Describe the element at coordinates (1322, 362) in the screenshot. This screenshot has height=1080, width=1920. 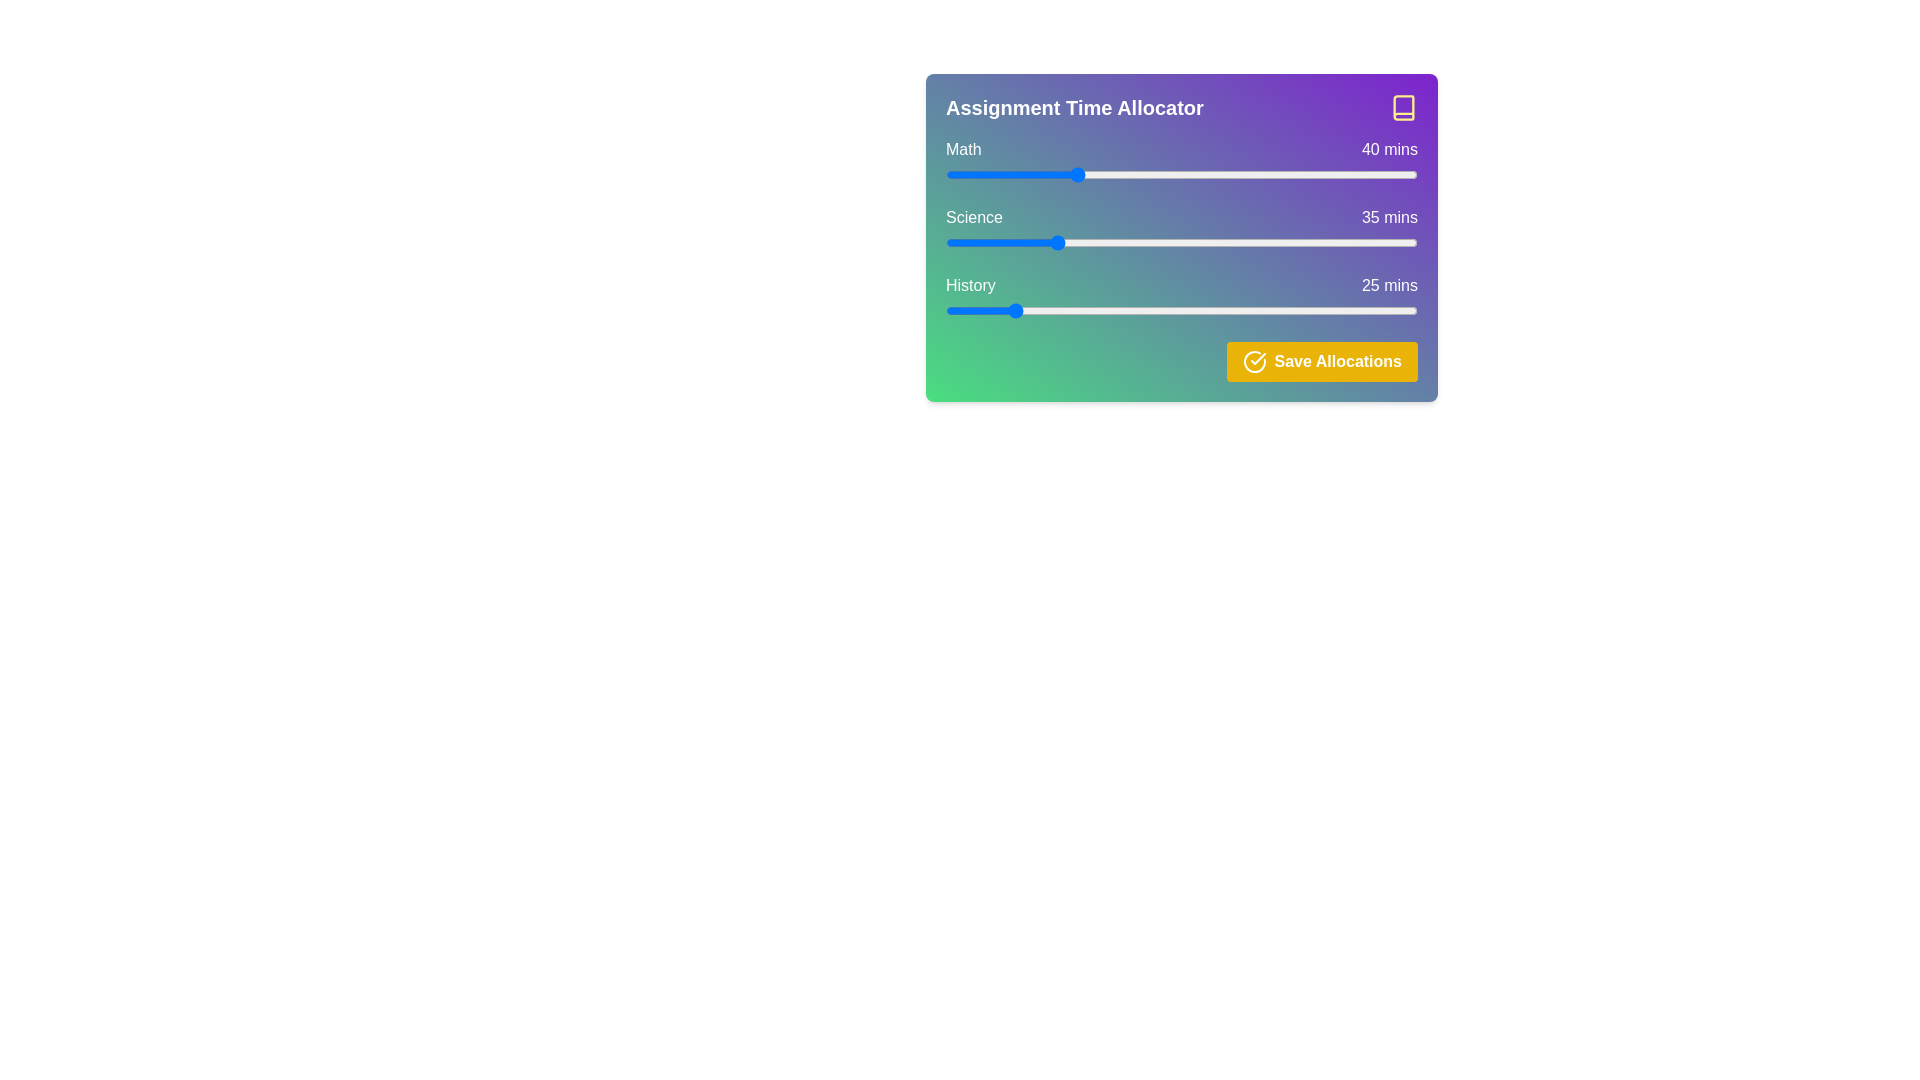
I see `the 'Save Allocations' button located at the bottom-right corner of the 'Assignment Time Allocator' card` at that location.